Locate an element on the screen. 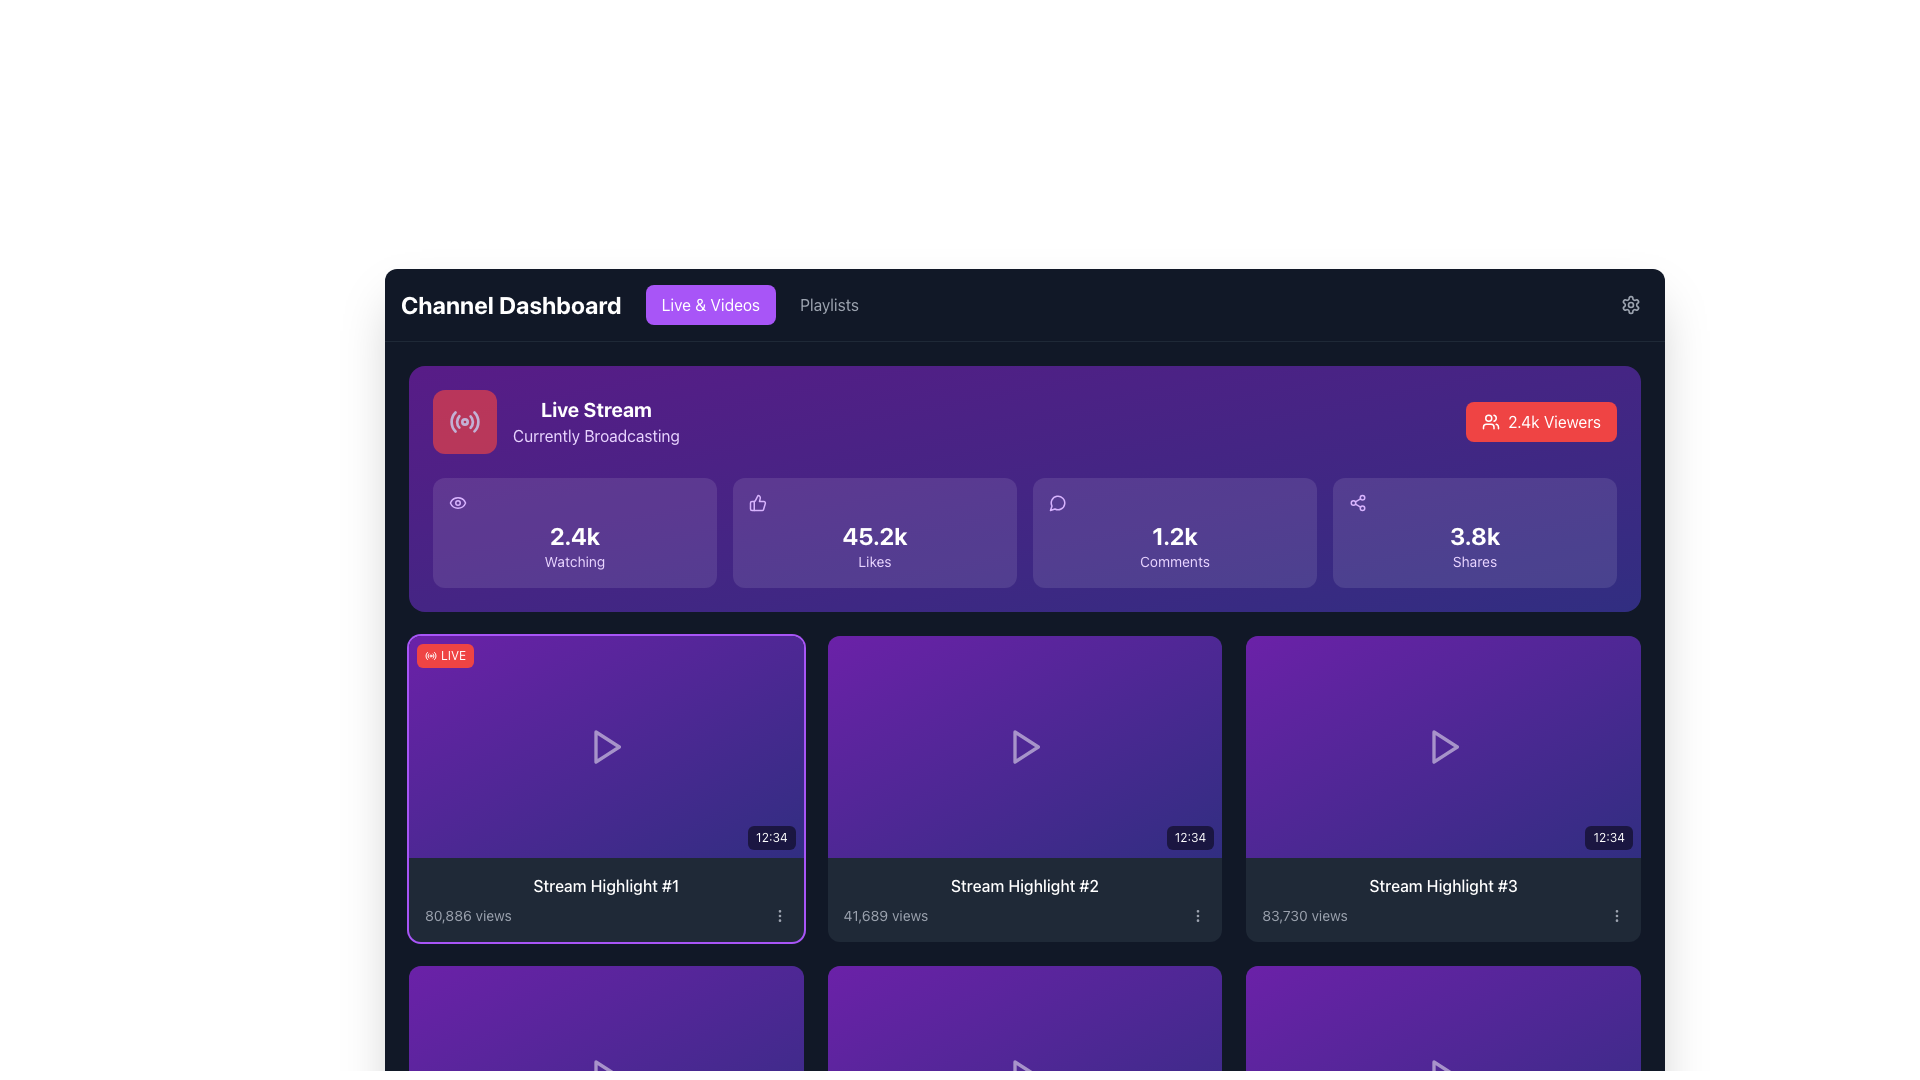 Image resolution: width=1920 pixels, height=1080 pixels. the Text Label displaying '12:34' in white on a semi-transparent black background located at the bottom-right corner of the 'Stream Highlight #1' thumbnail is located at coordinates (770, 837).